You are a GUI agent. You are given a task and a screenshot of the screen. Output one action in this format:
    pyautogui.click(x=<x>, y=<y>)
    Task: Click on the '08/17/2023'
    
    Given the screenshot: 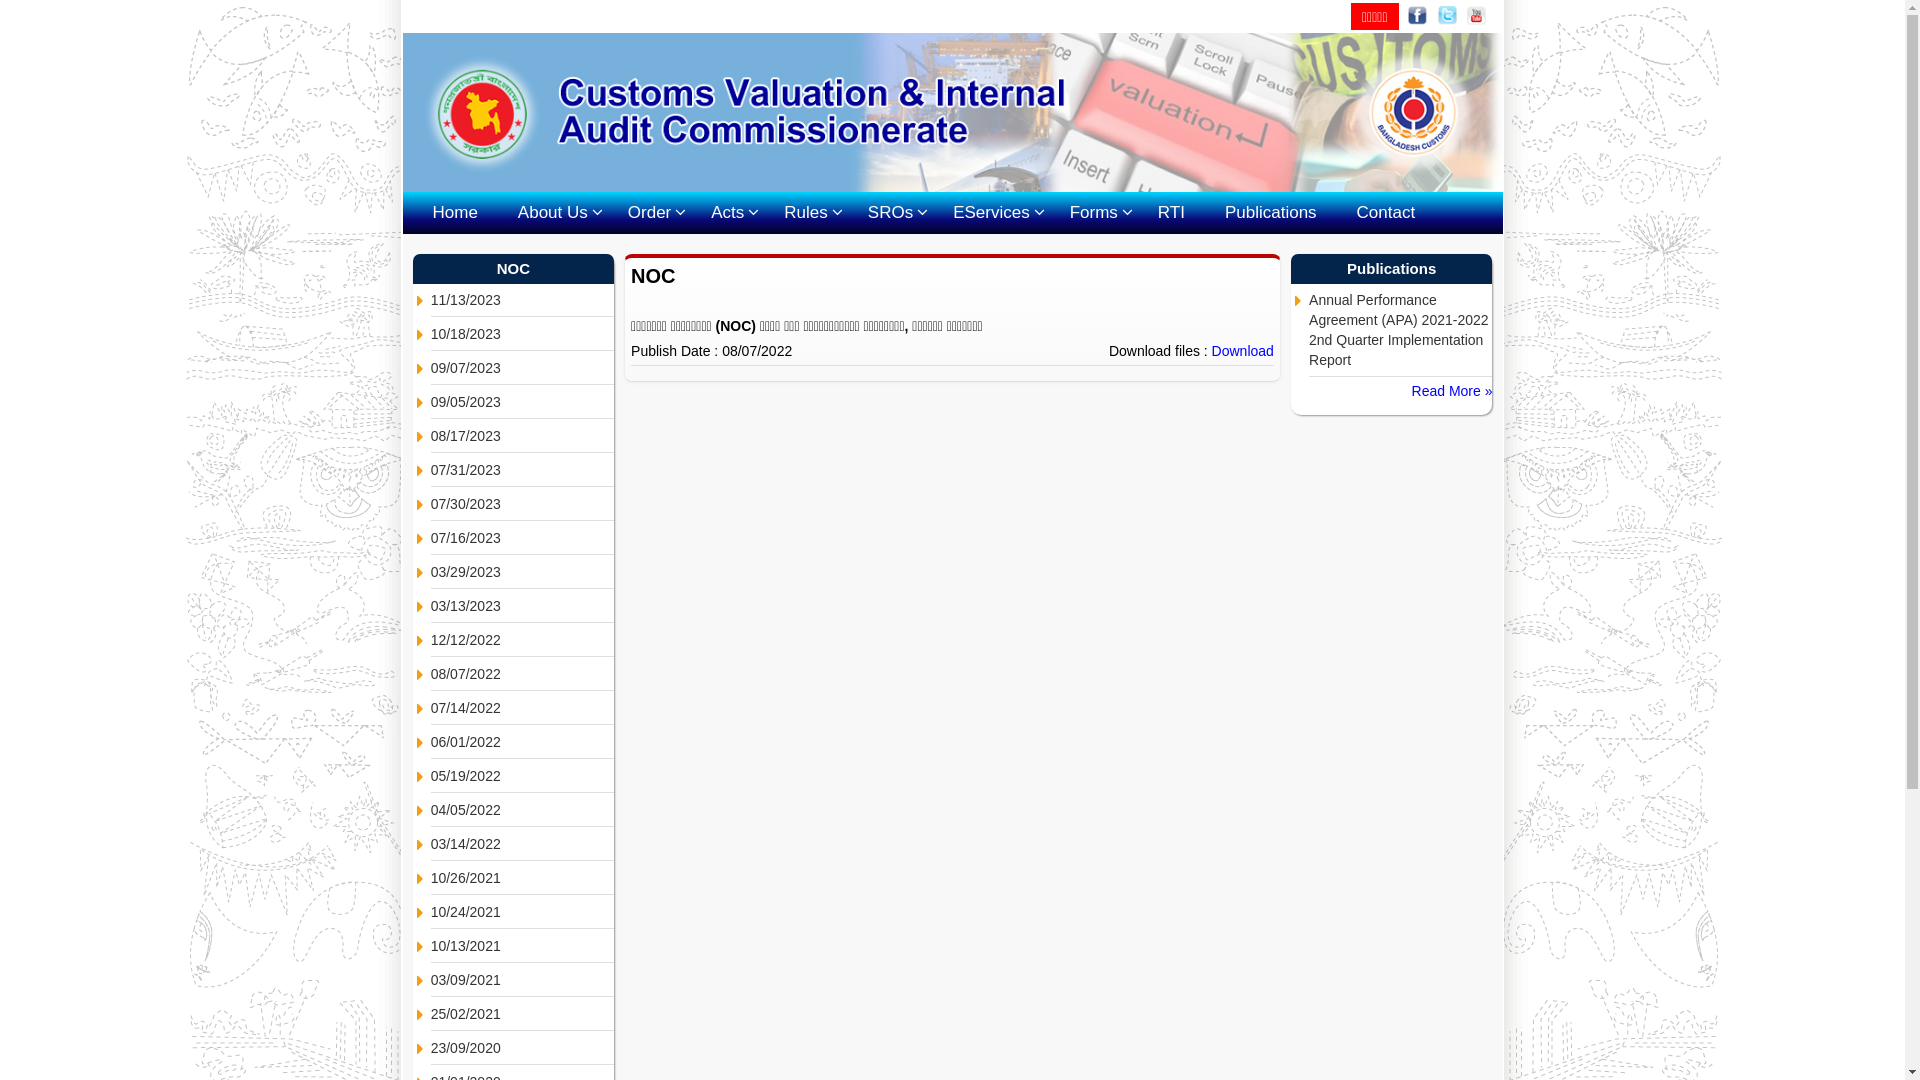 What is the action you would take?
    pyautogui.click(x=522, y=435)
    